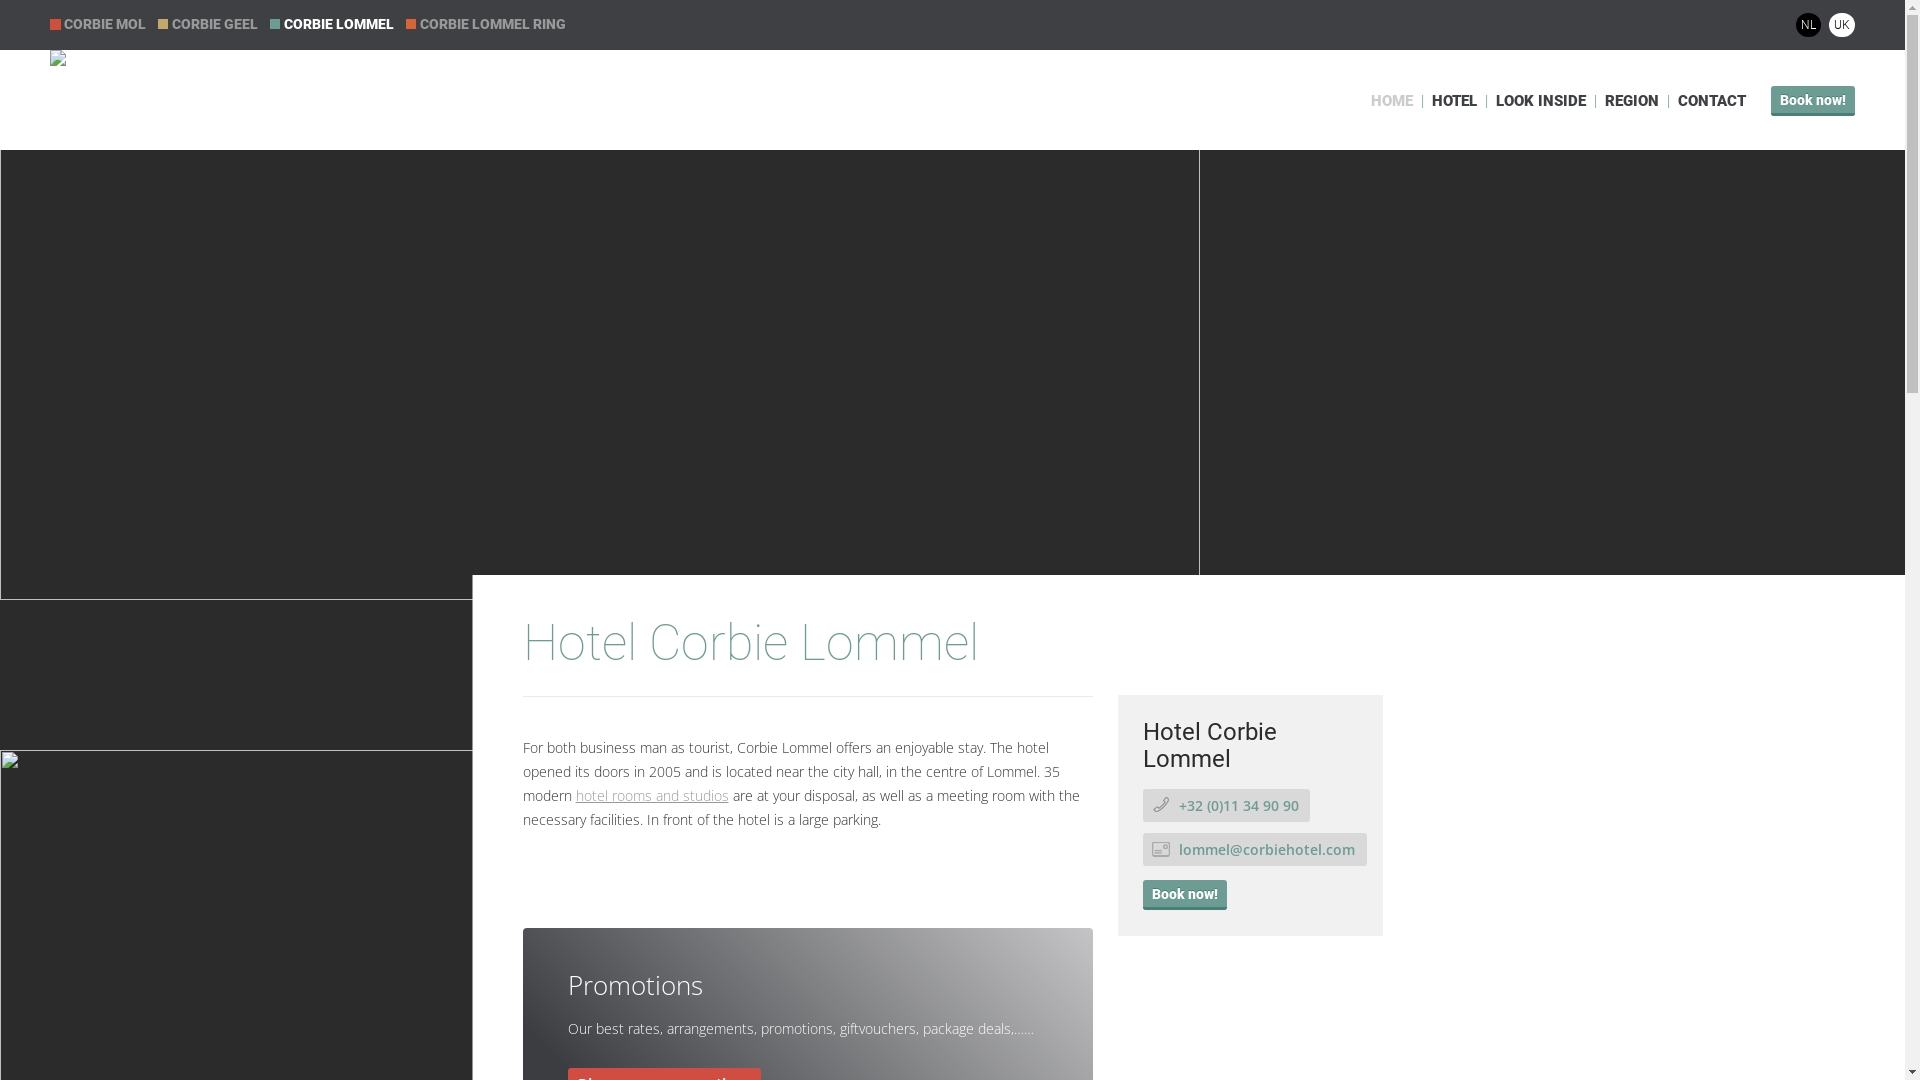  What do you see at coordinates (1711, 100) in the screenshot?
I see `'CONTACT'` at bounding box center [1711, 100].